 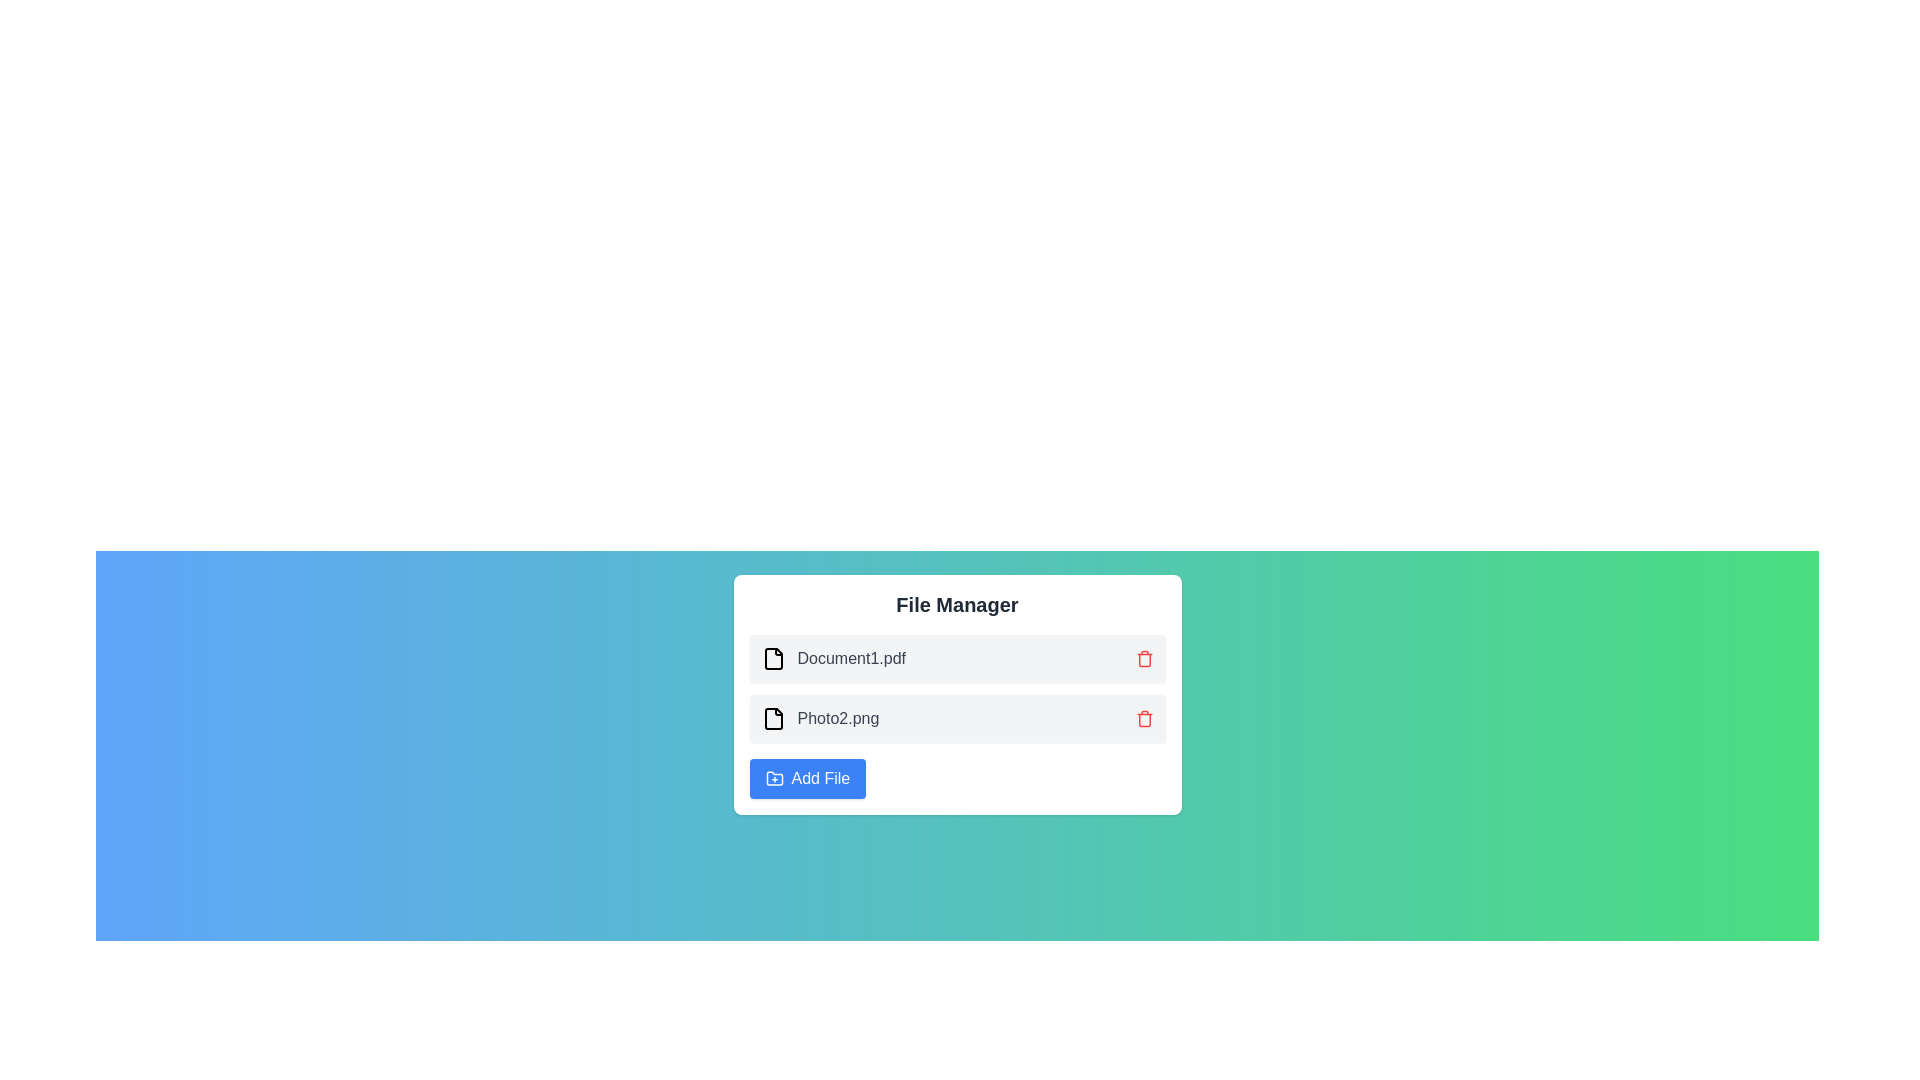 What do you see at coordinates (851, 659) in the screenshot?
I see `the text label 'Document1.pdf', which is styled in light gray and located next to a file icon in the file list of the 'File Manager' section` at bounding box center [851, 659].